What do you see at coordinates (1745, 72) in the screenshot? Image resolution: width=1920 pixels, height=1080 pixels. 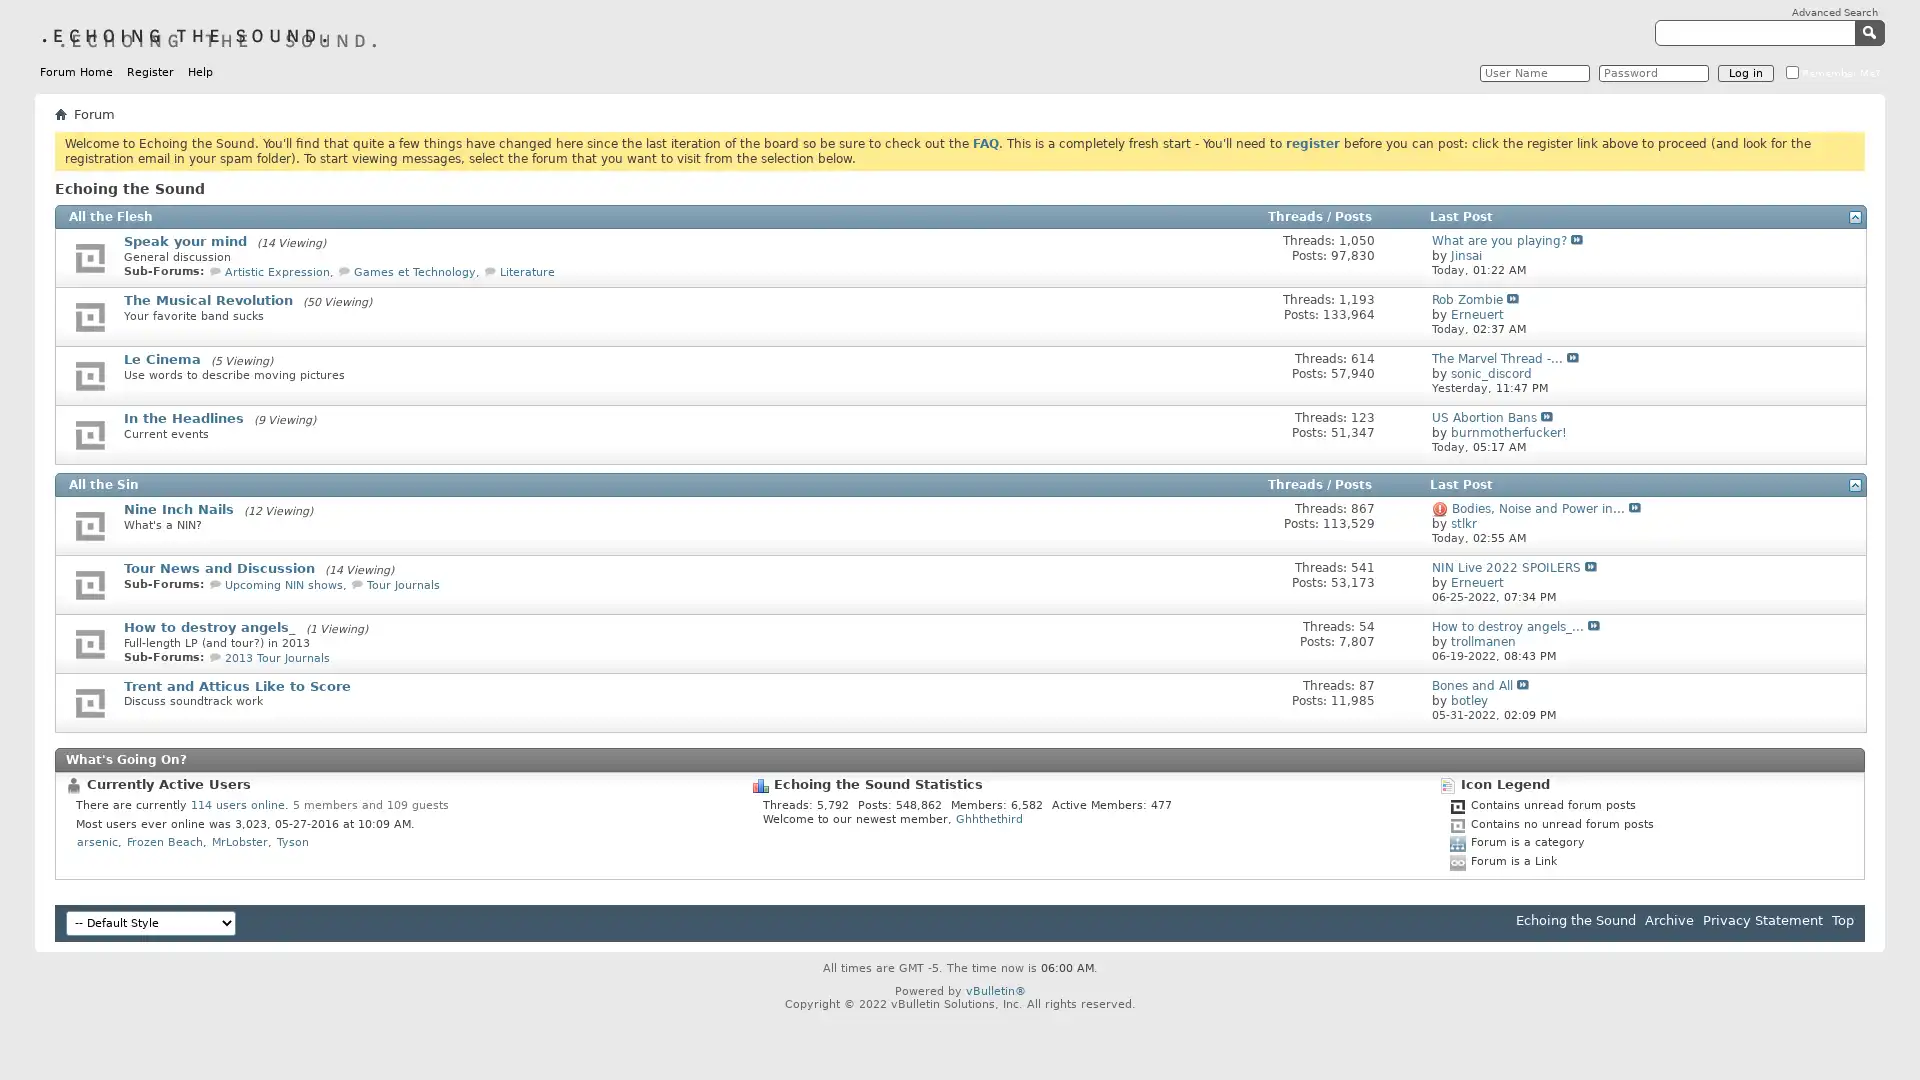 I see `Log in` at bounding box center [1745, 72].